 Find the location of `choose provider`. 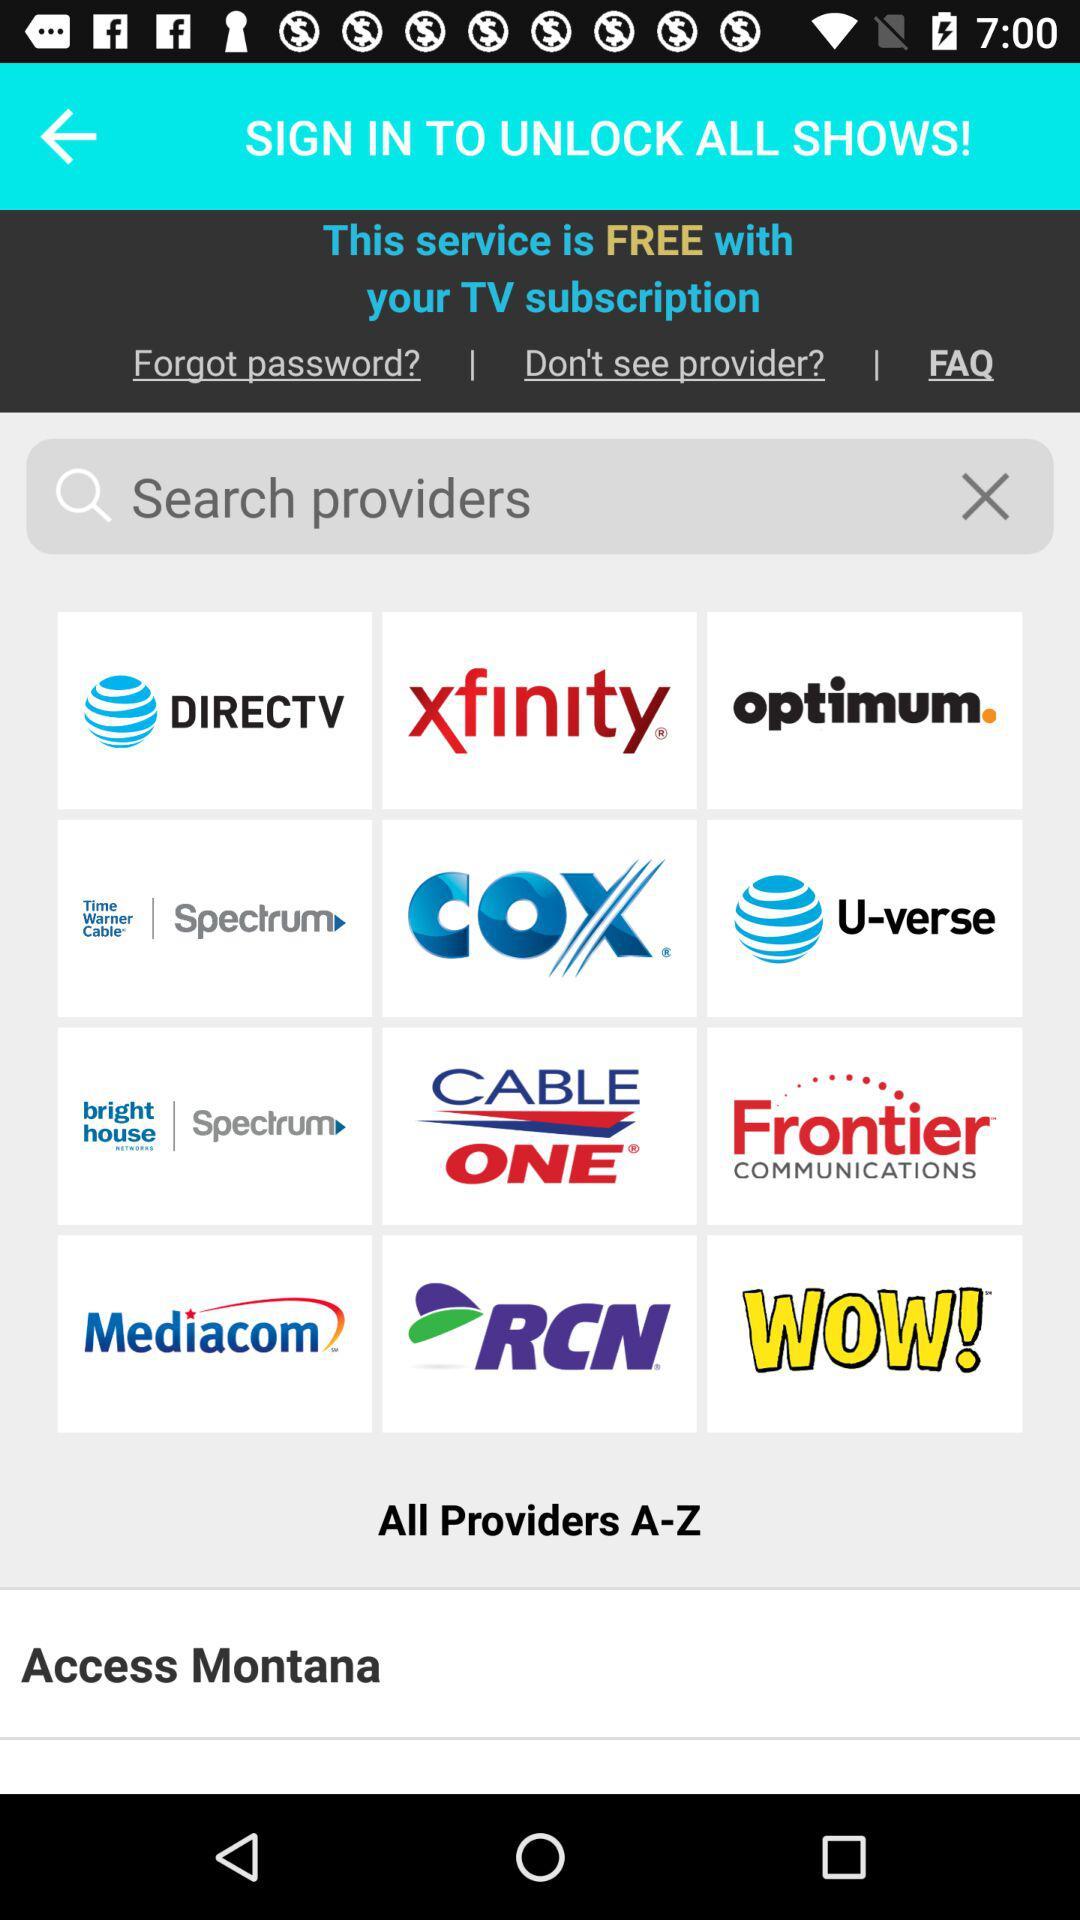

choose provider is located at coordinates (863, 710).